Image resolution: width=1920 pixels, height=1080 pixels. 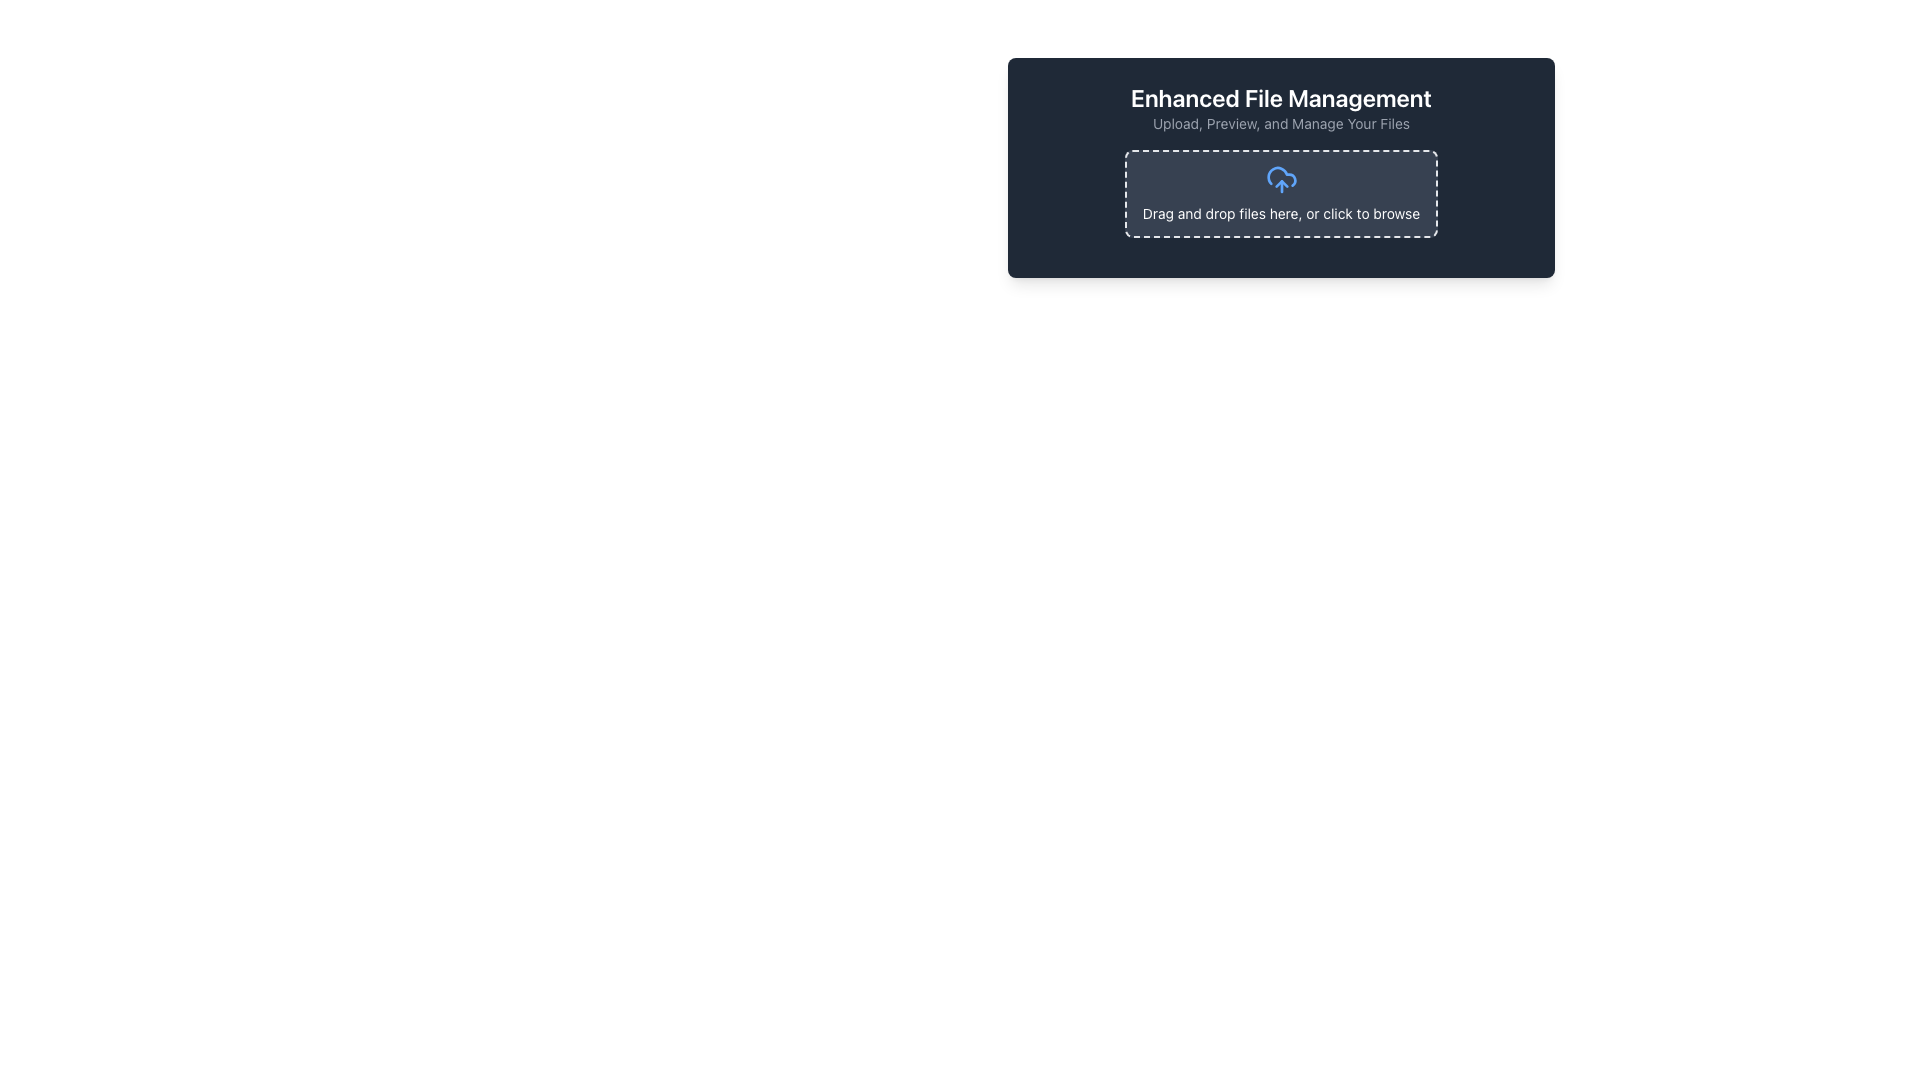 What do you see at coordinates (1281, 201) in the screenshot?
I see `the interactive file upload area with a dashed border and a blue cloud upload icon to observe hover effects` at bounding box center [1281, 201].